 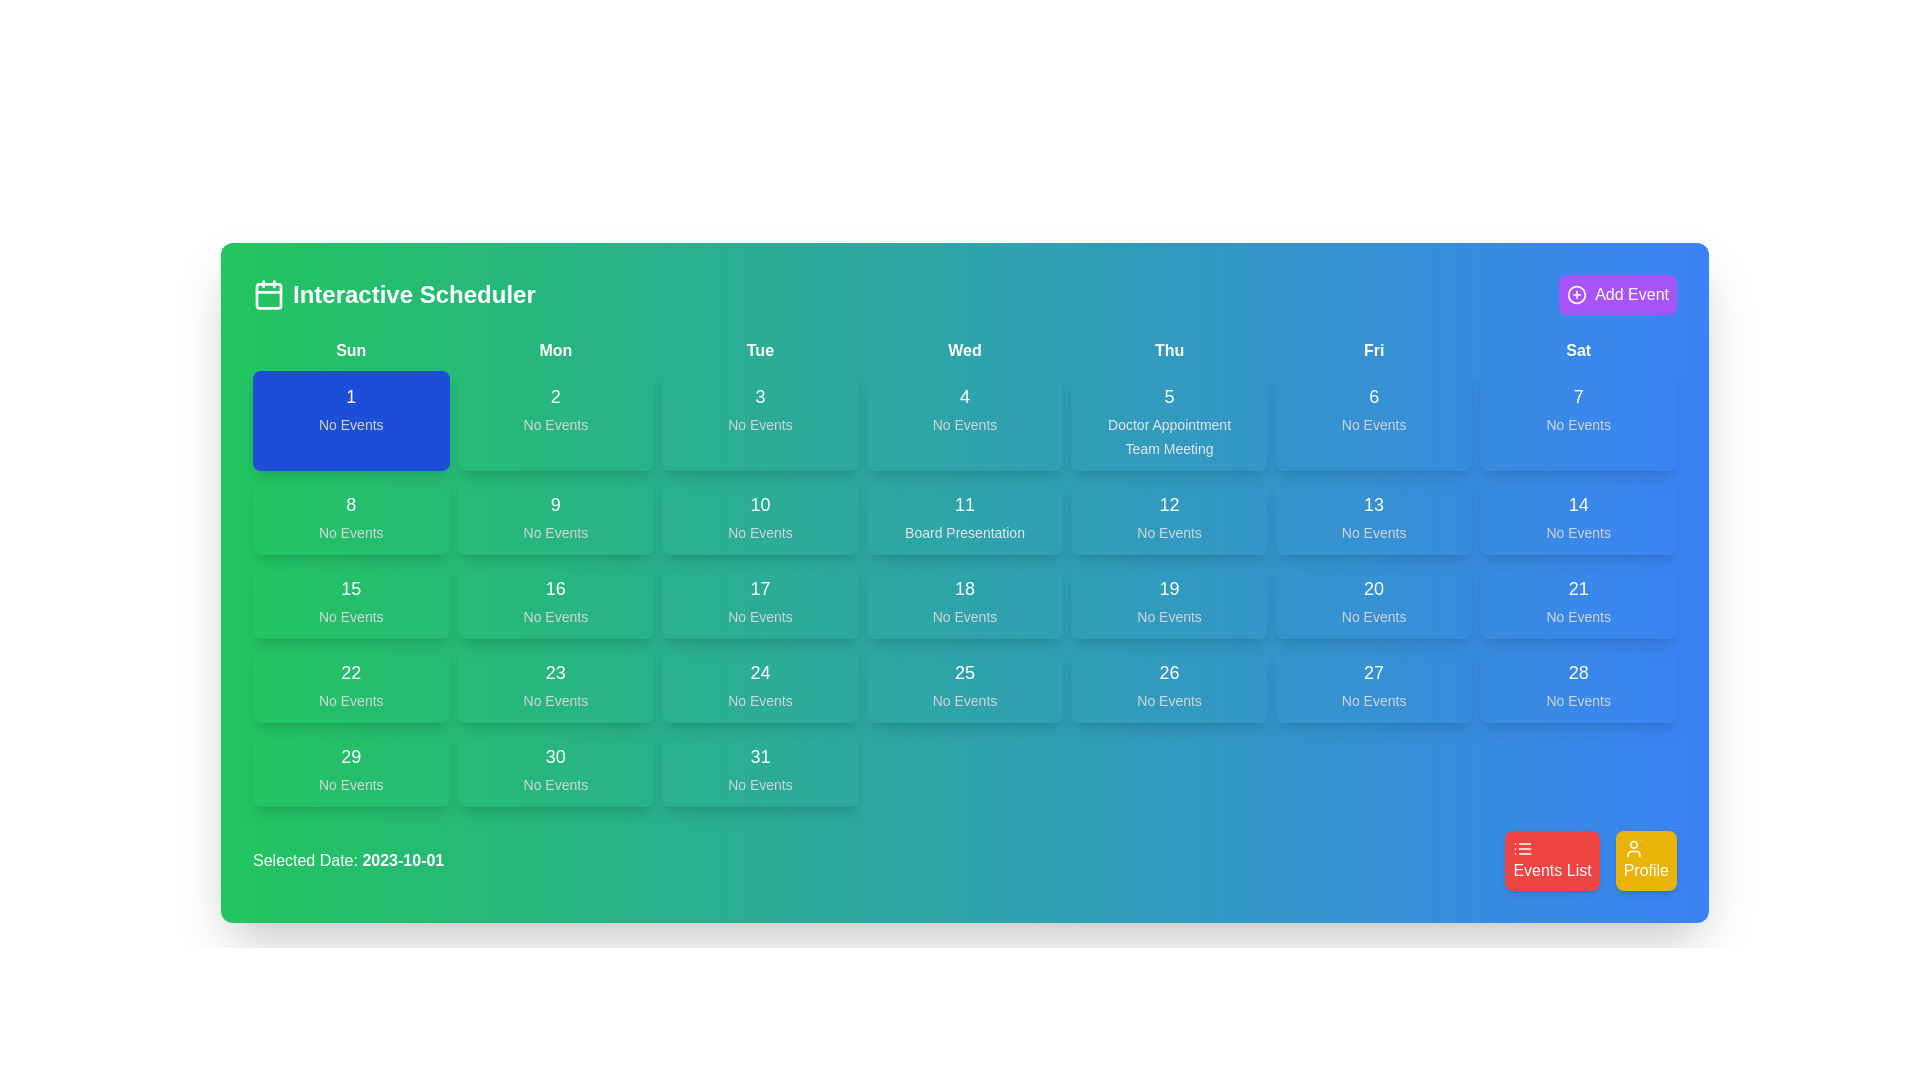 I want to click on the static text element displaying the number '8' on a green background, which represents a date in a calendar layout, so click(x=351, y=504).